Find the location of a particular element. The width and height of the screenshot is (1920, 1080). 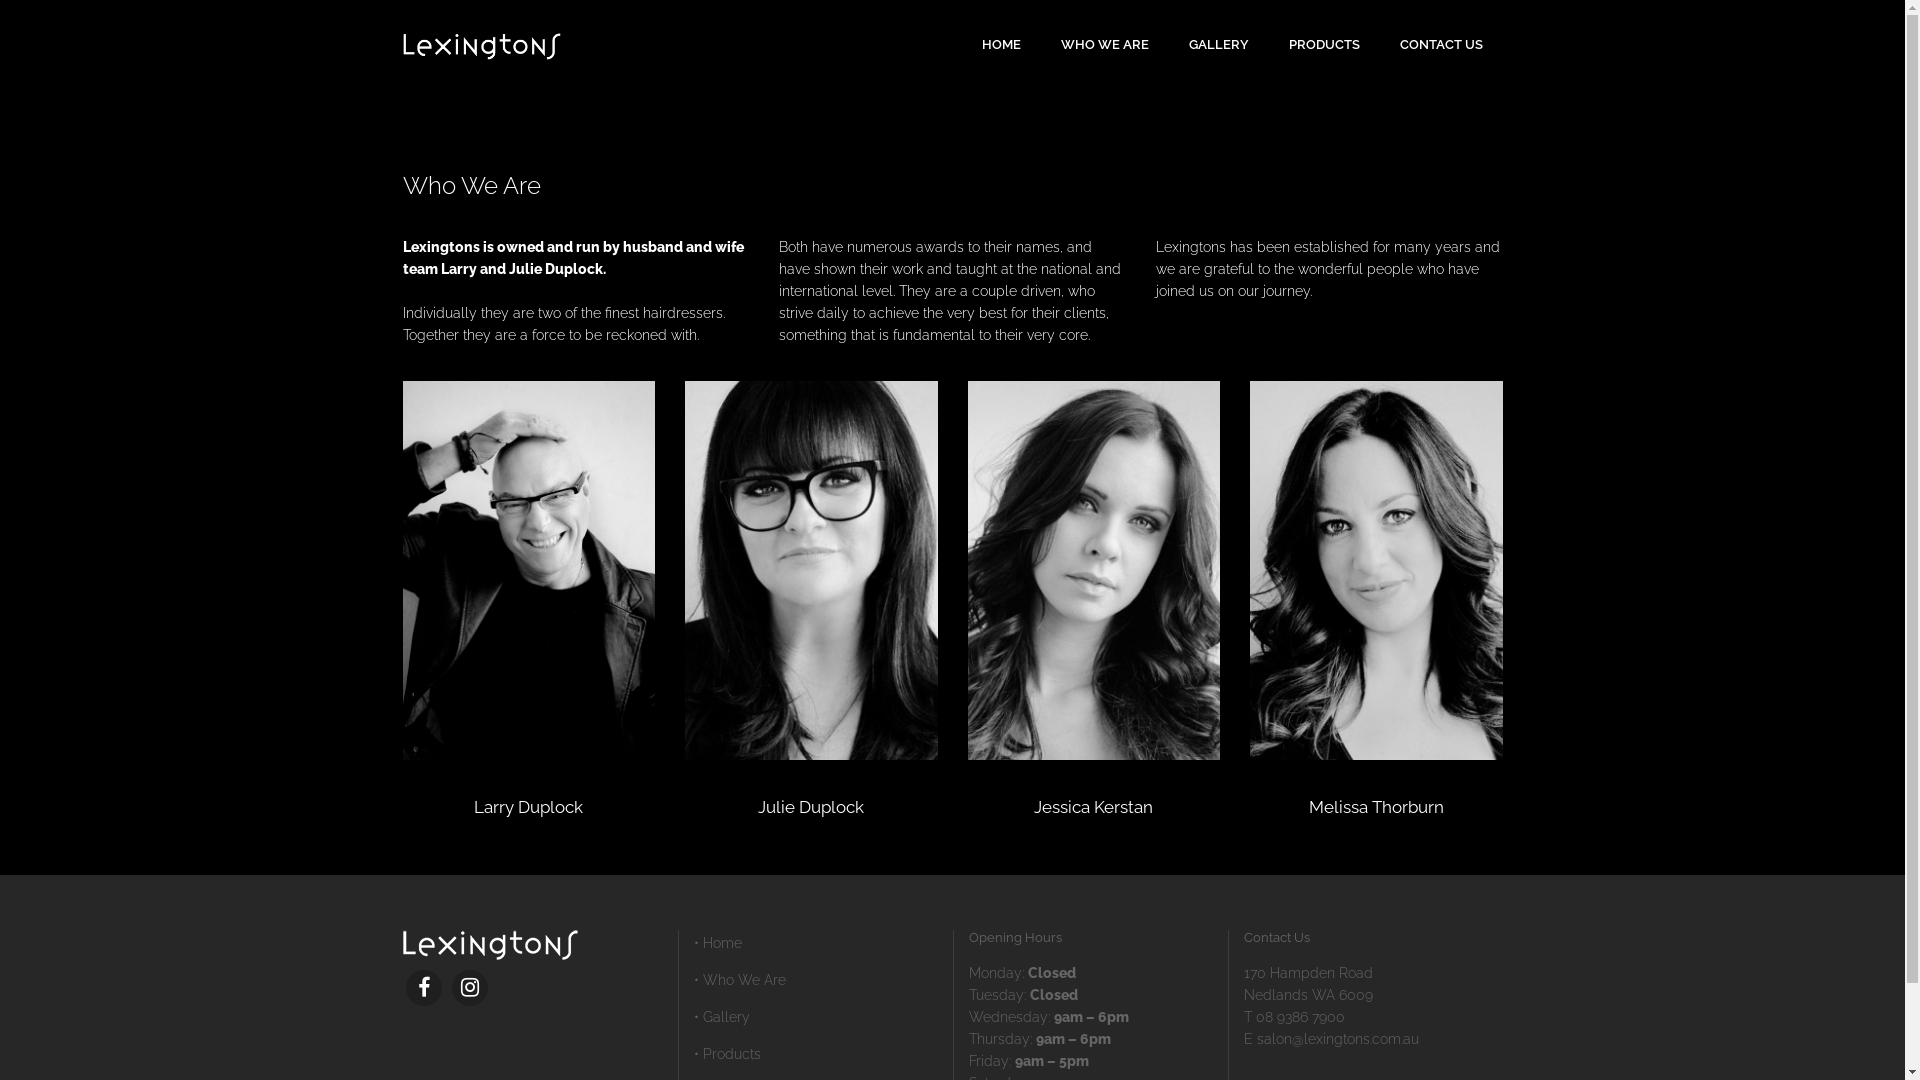

'julie' is located at coordinates (811, 570).